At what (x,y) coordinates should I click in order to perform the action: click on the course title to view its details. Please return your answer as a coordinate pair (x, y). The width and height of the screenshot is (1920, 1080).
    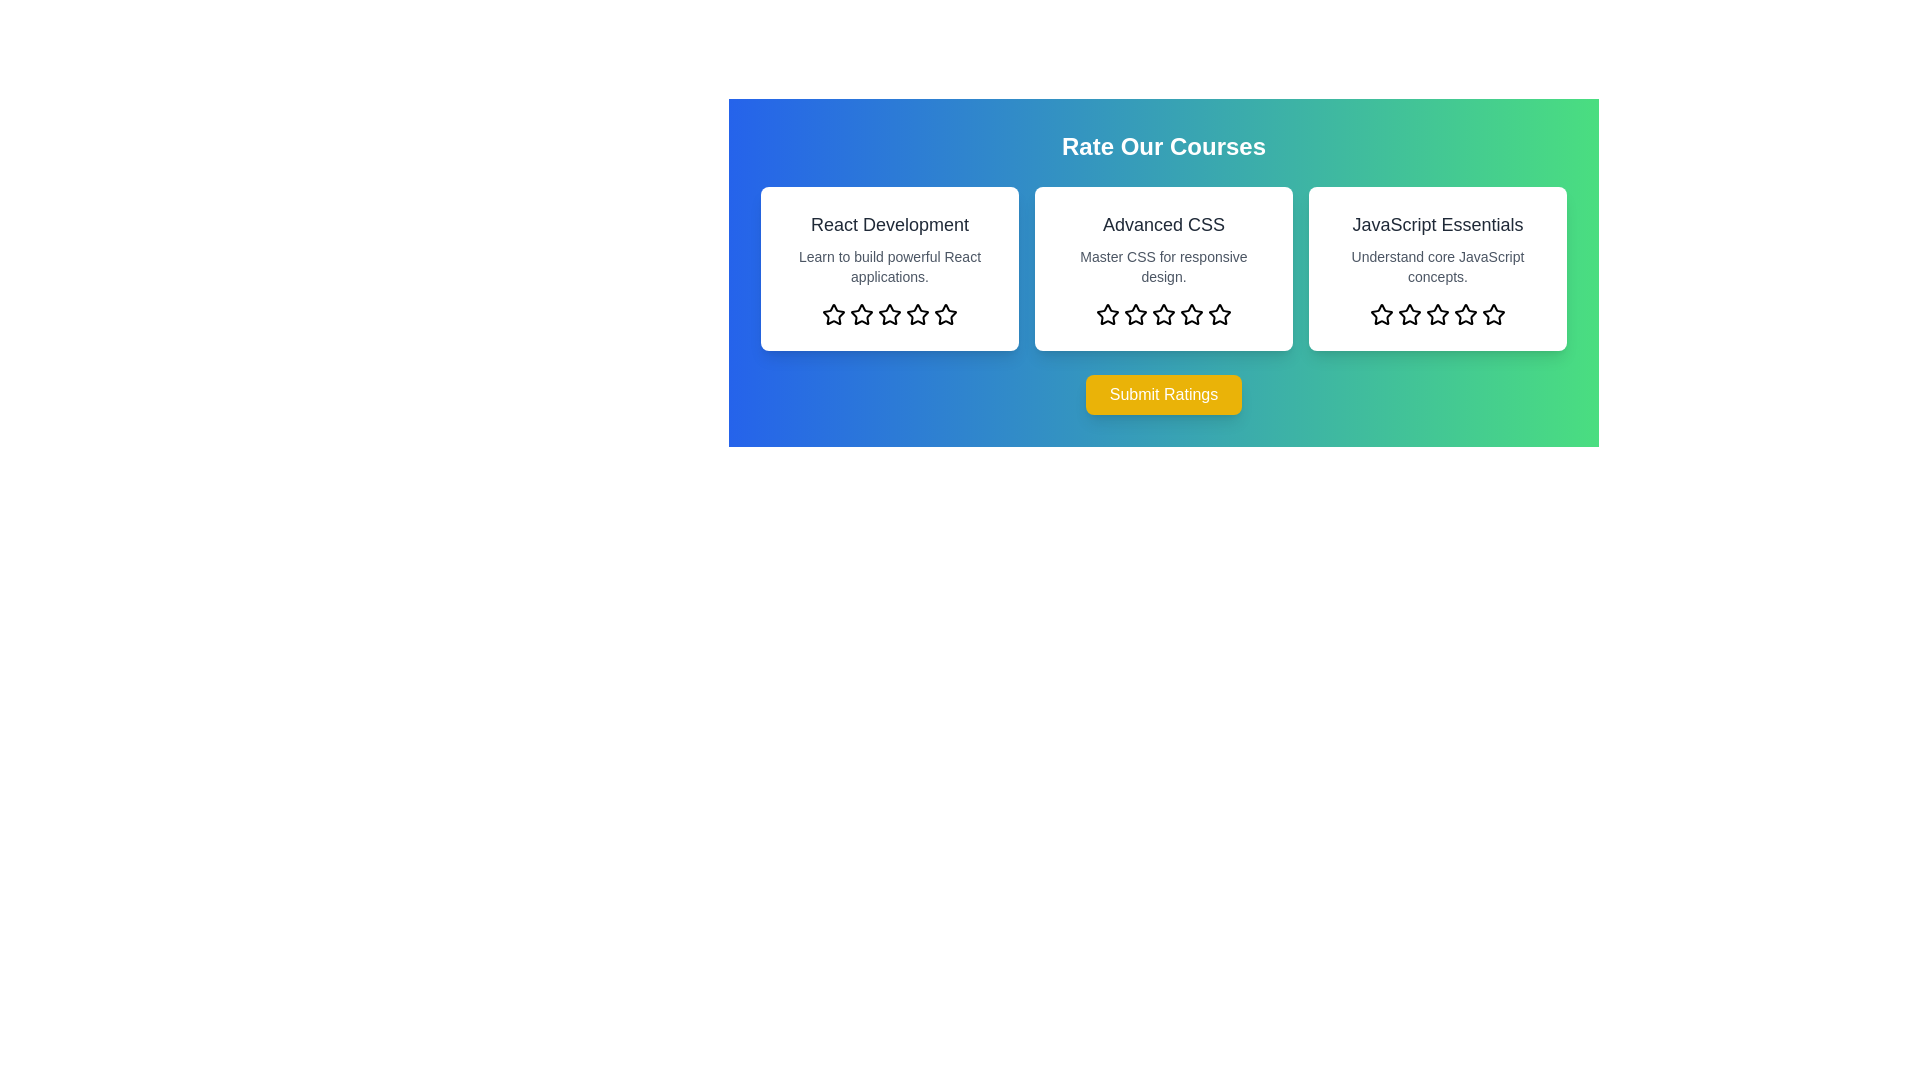
    Looking at the image, I should click on (888, 224).